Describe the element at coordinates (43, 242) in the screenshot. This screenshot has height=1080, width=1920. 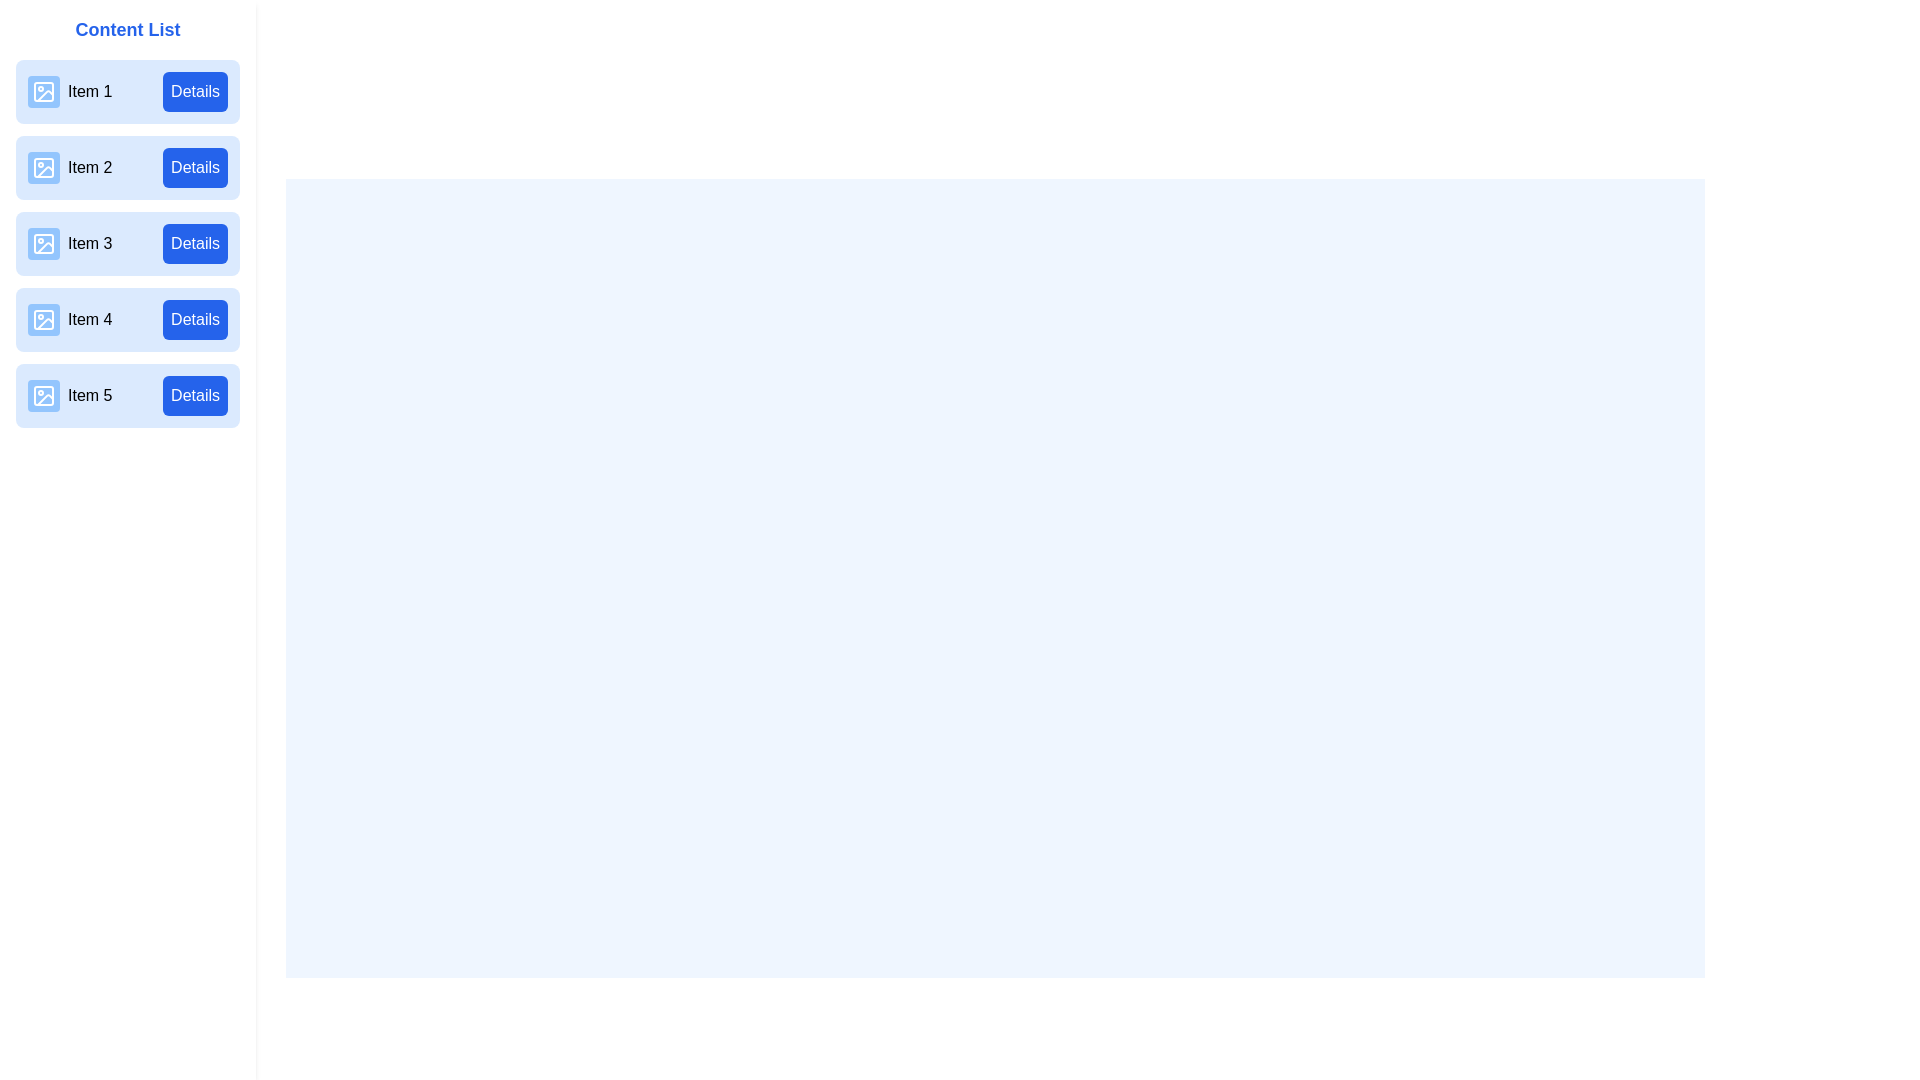
I see `the icon representation for 'Item 3,' which is the third light blue square-shaped button in the left column under the header 'Content List.'` at that location.